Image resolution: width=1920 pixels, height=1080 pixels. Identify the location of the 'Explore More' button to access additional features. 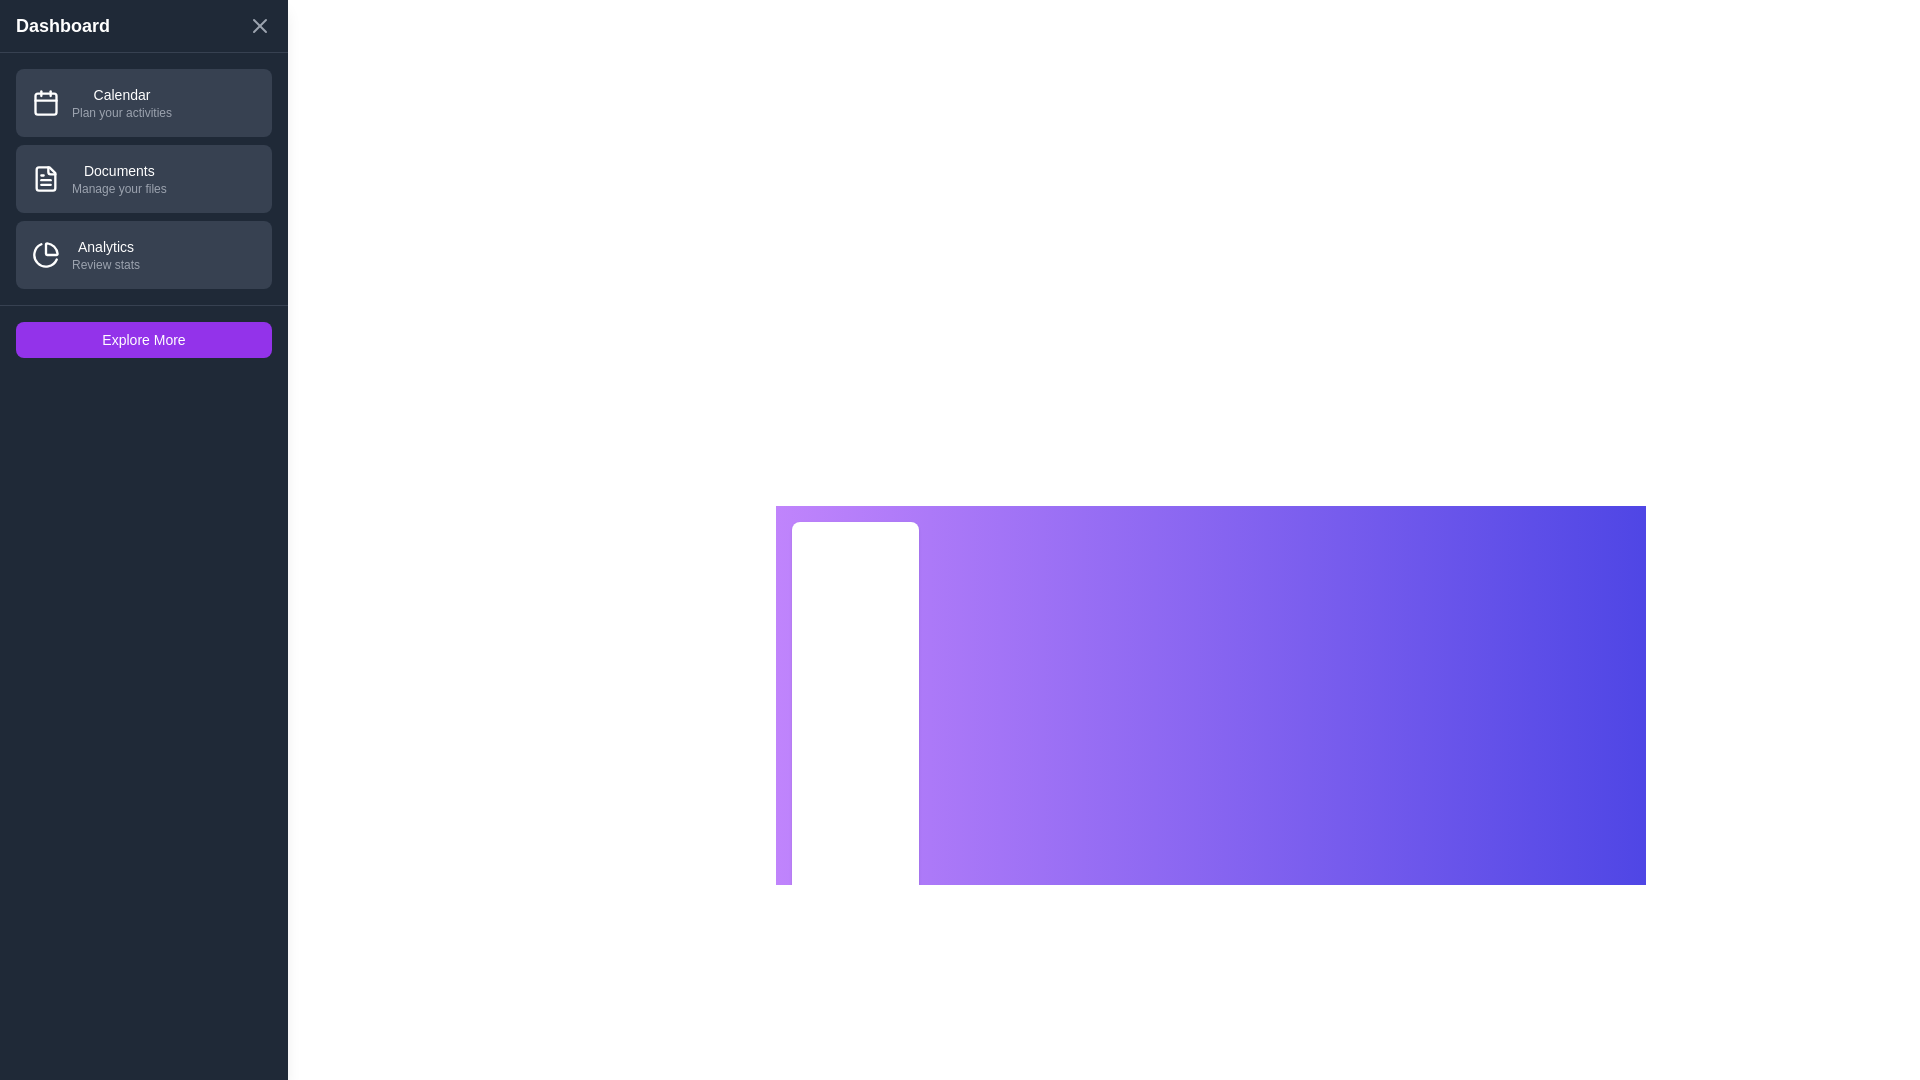
(143, 338).